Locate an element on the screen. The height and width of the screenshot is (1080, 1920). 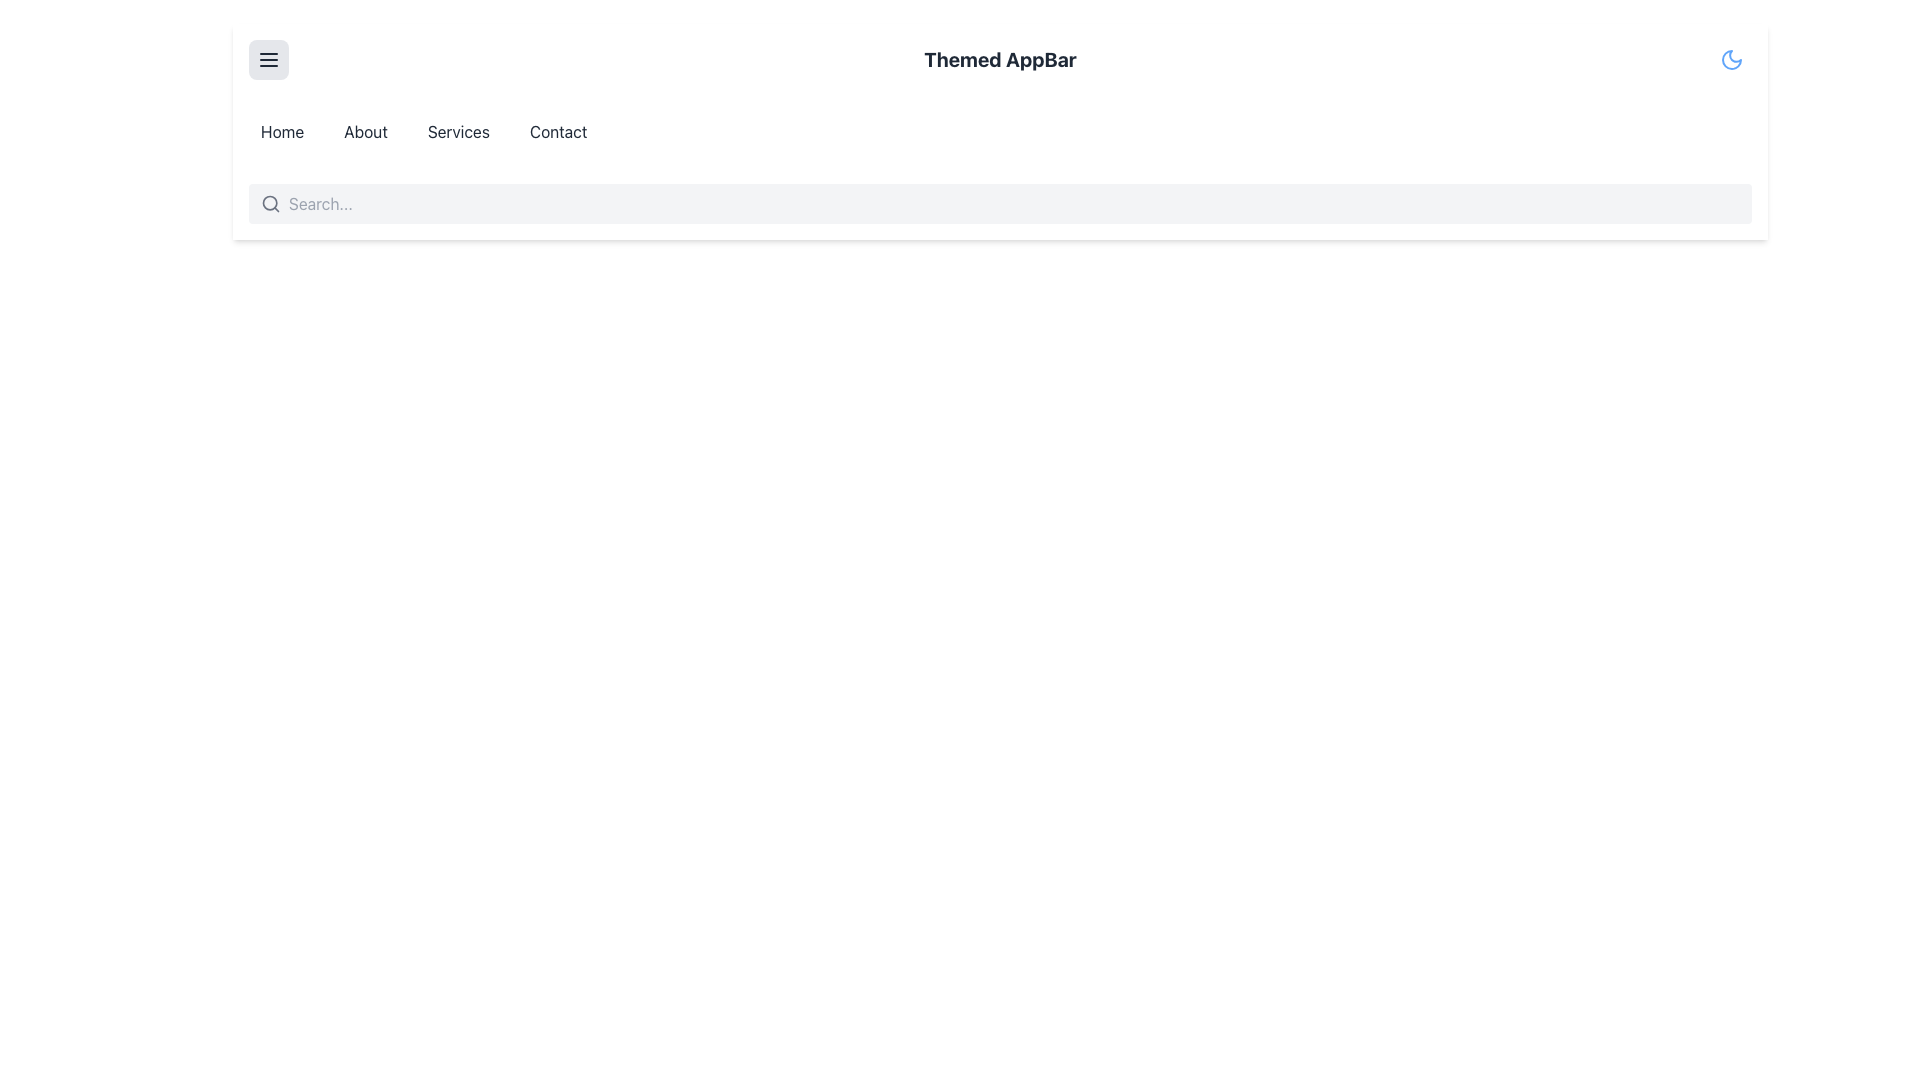
the 'About' button in the horizontal navigation menu at the top of the interface to change its appearance is located at coordinates (365, 131).